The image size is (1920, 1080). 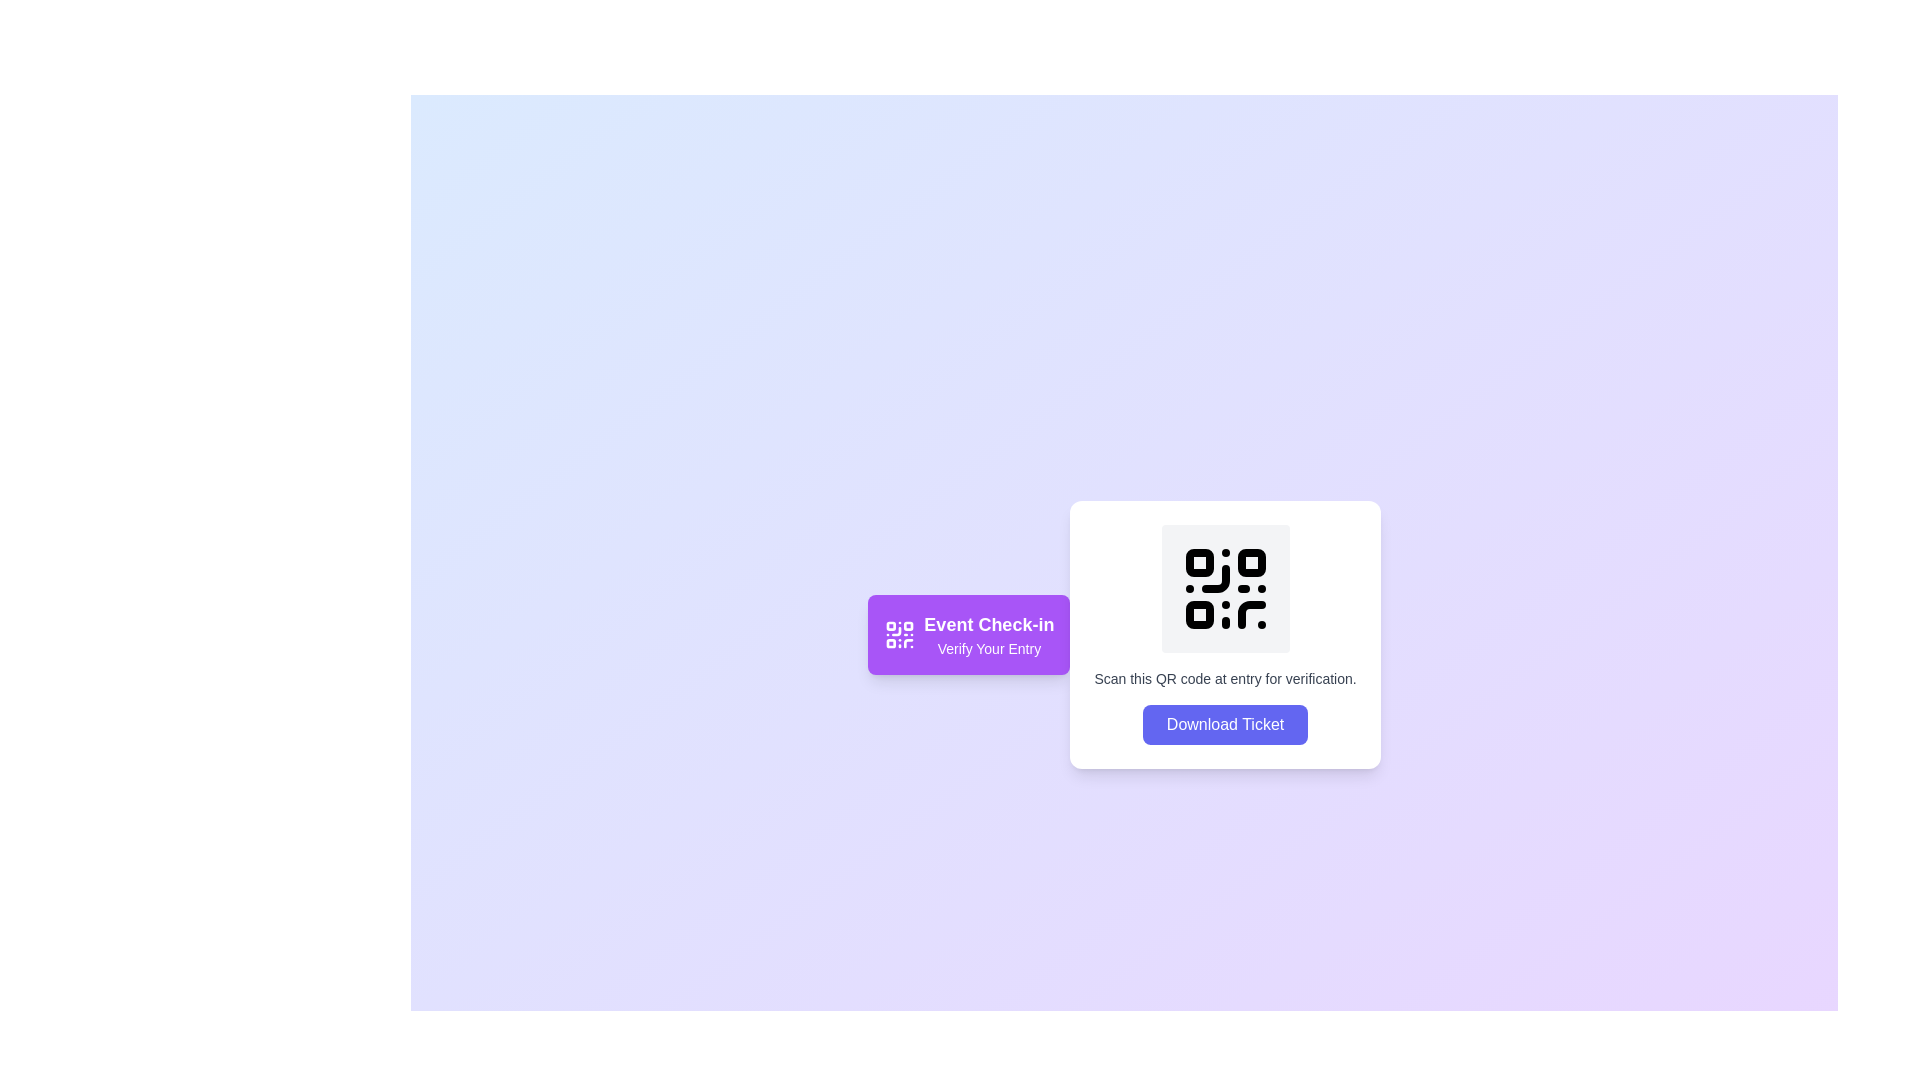 What do you see at coordinates (989, 648) in the screenshot?
I see `the Text label providing context for the 'Event Check-in' process, which is positioned below the 'Event Check-in' text within a vertically arranged card` at bounding box center [989, 648].